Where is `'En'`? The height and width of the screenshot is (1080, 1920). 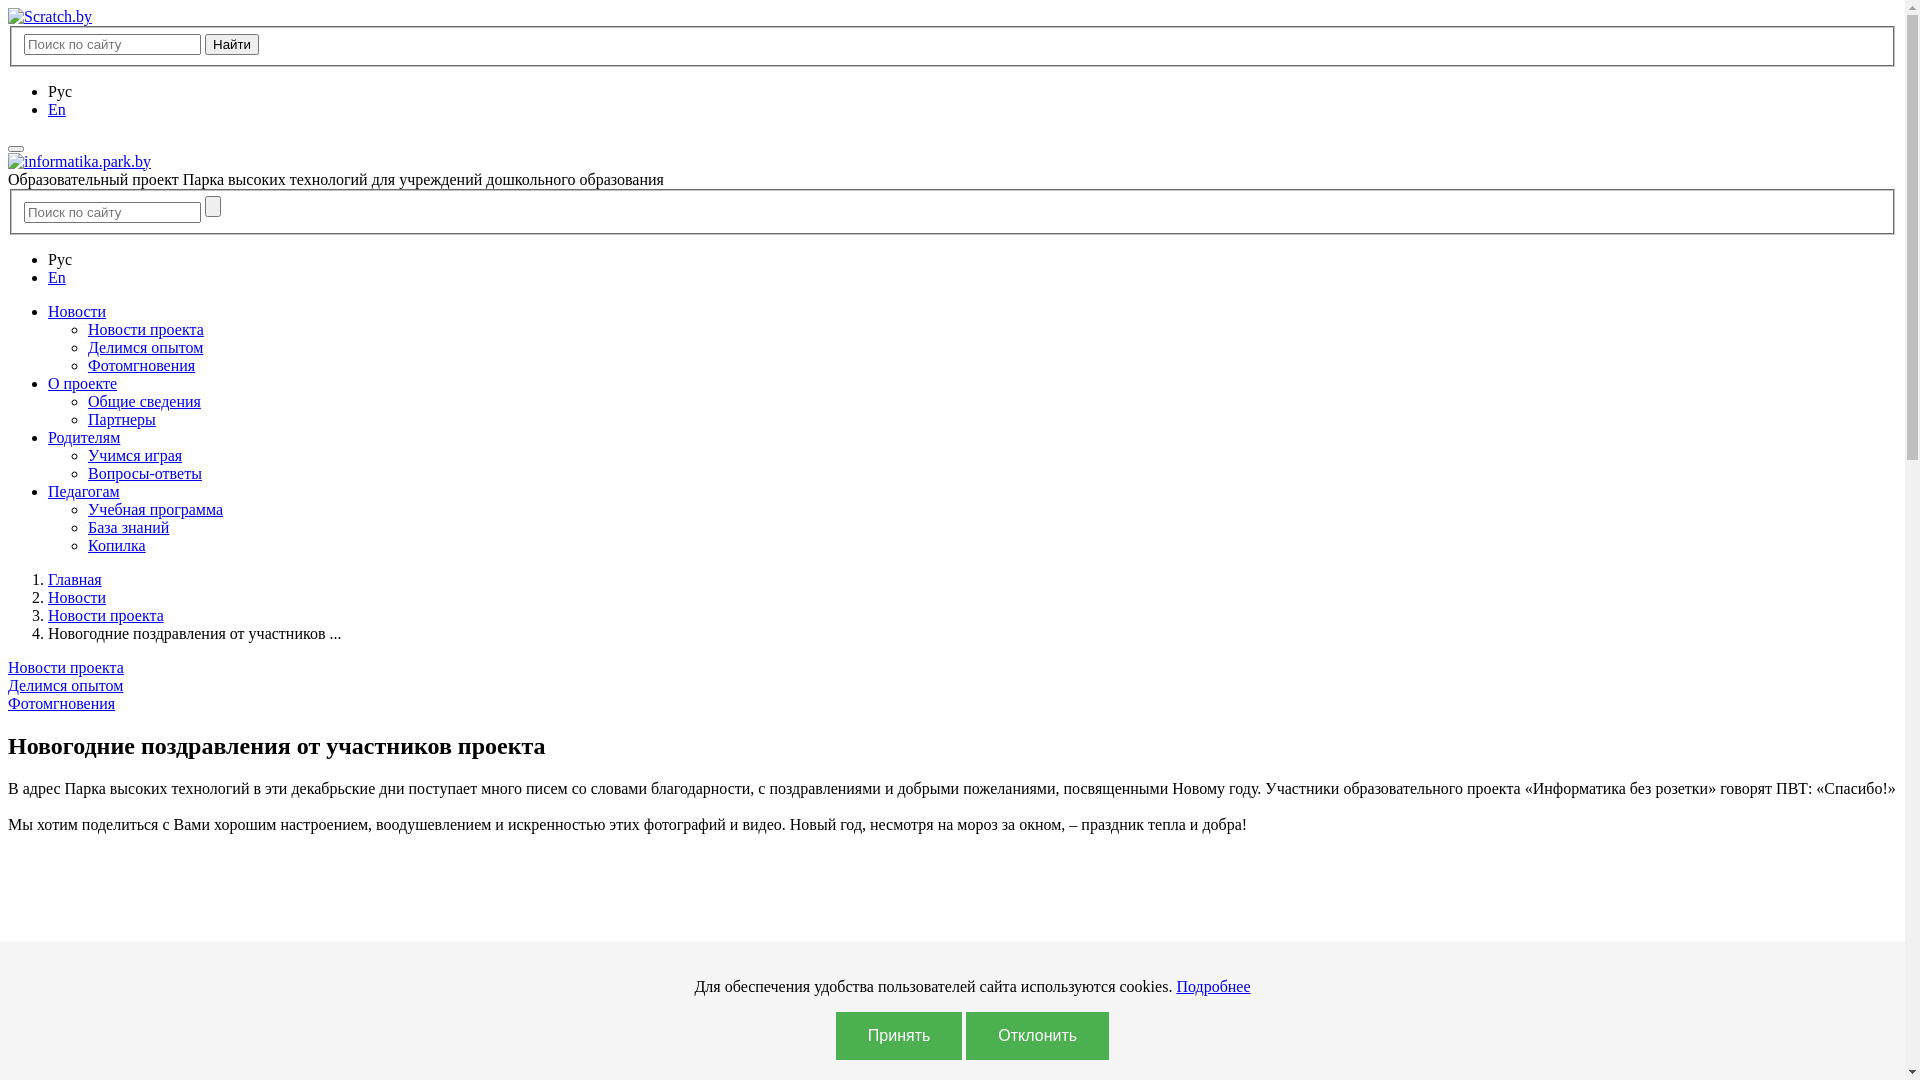 'En' is located at coordinates (48, 109).